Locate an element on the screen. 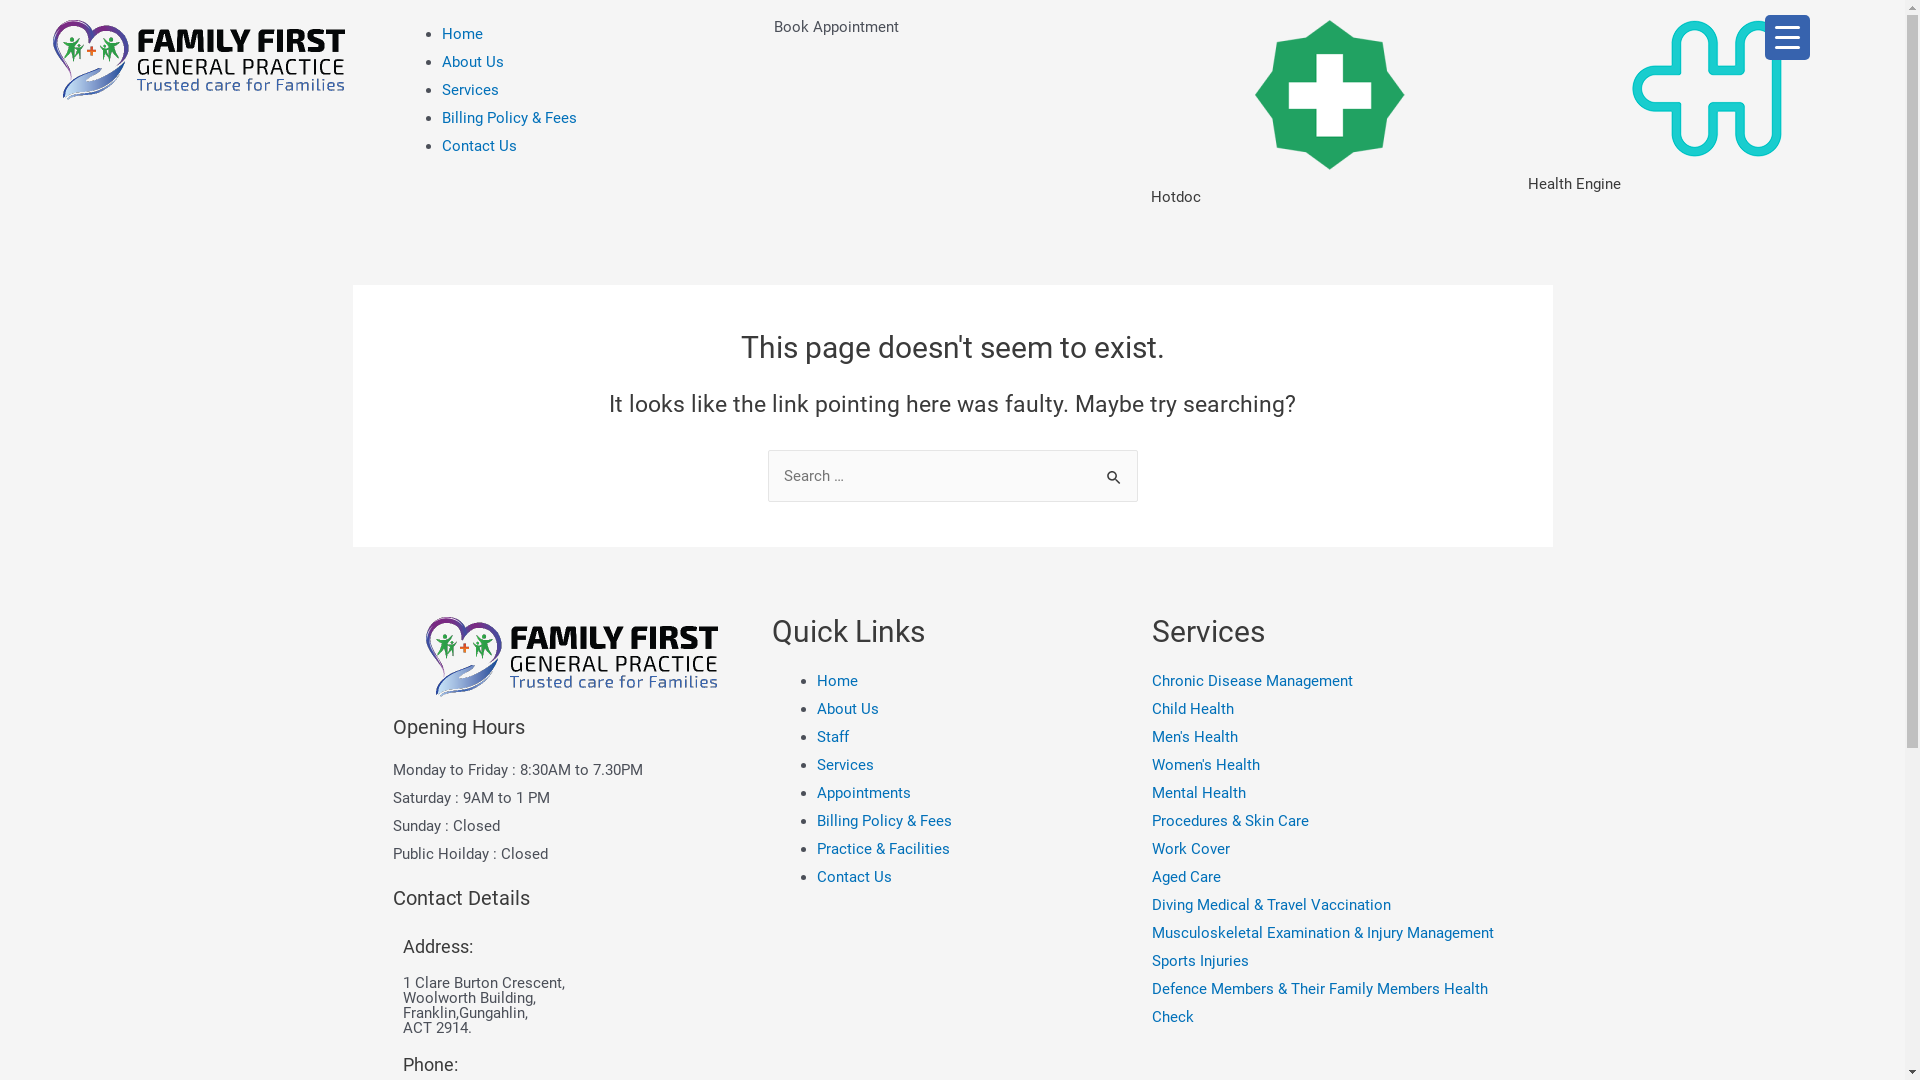  'Defence Members & Their Family Members Health Check' is located at coordinates (1331, 1002).